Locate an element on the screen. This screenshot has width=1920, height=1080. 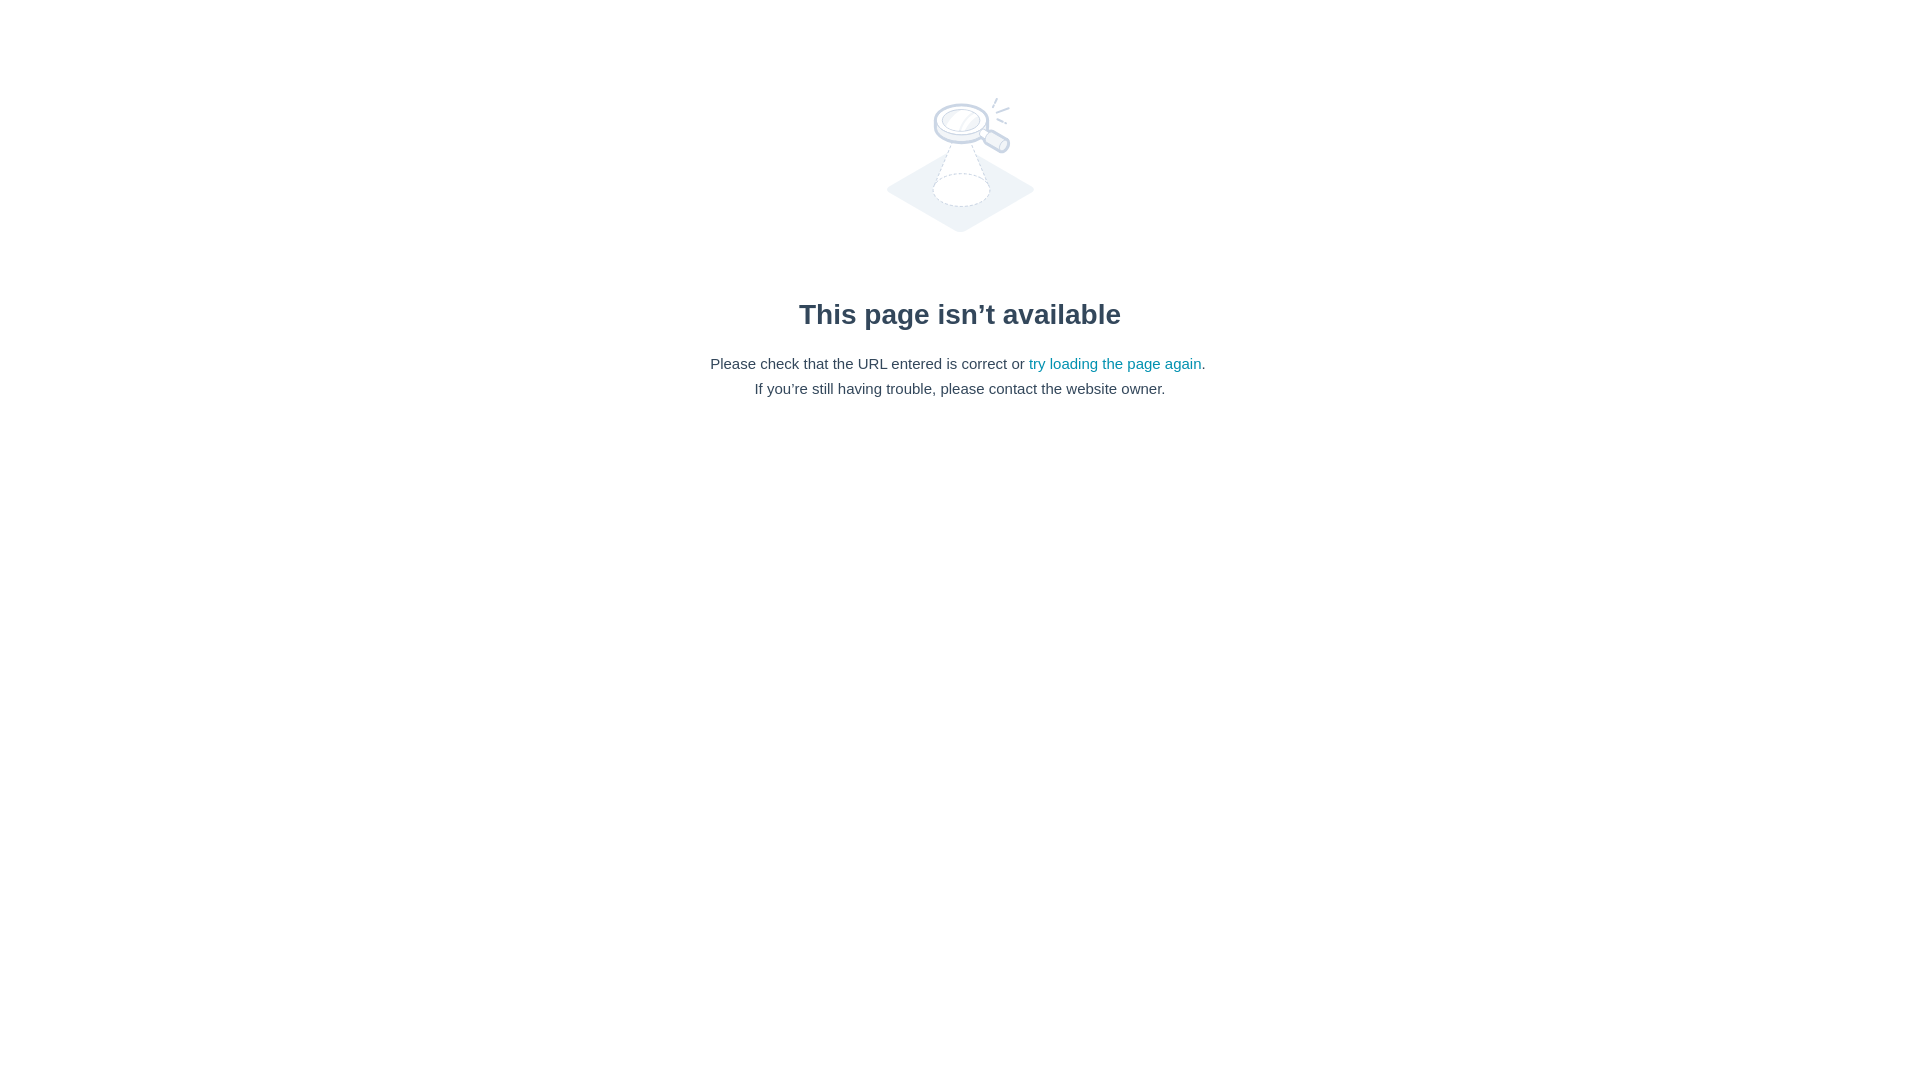
'try loading the page again' is located at coordinates (1028, 362).